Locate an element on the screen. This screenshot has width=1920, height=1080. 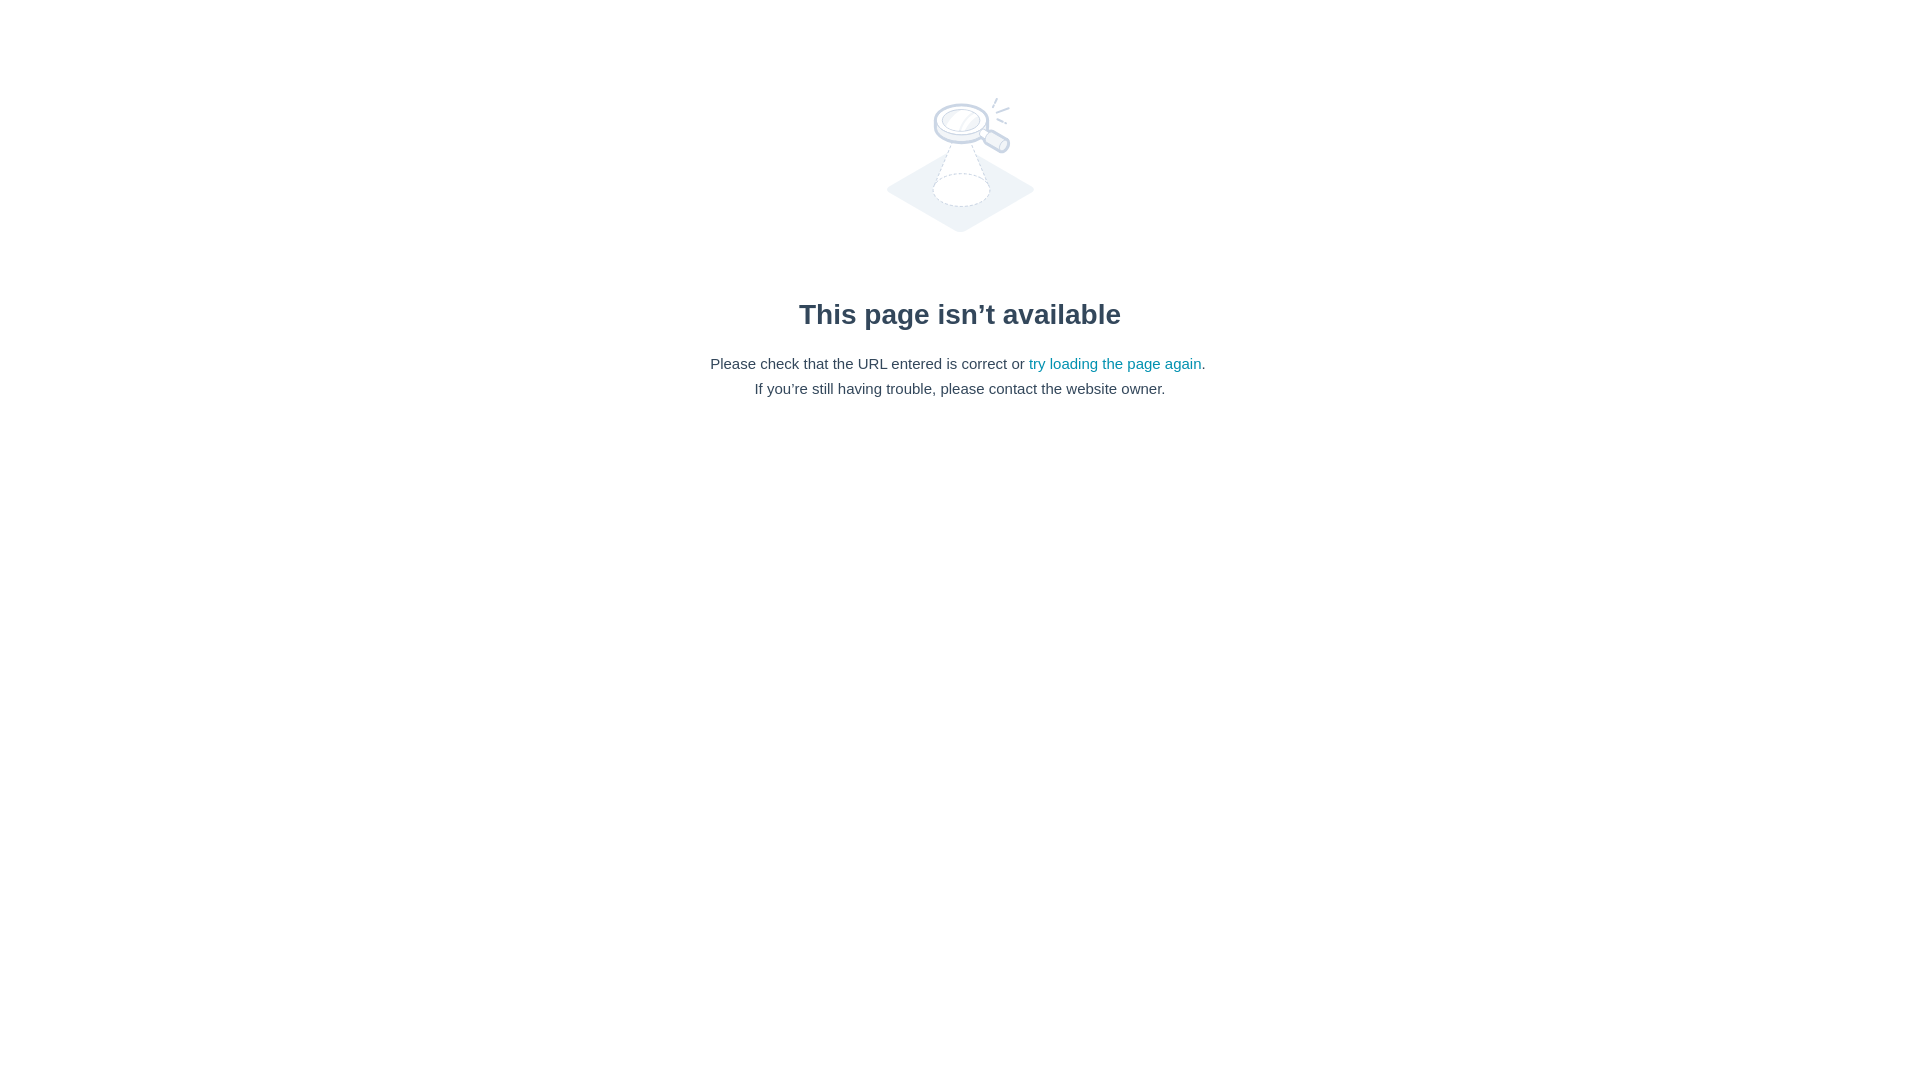
'try loading the page again' is located at coordinates (1028, 362).